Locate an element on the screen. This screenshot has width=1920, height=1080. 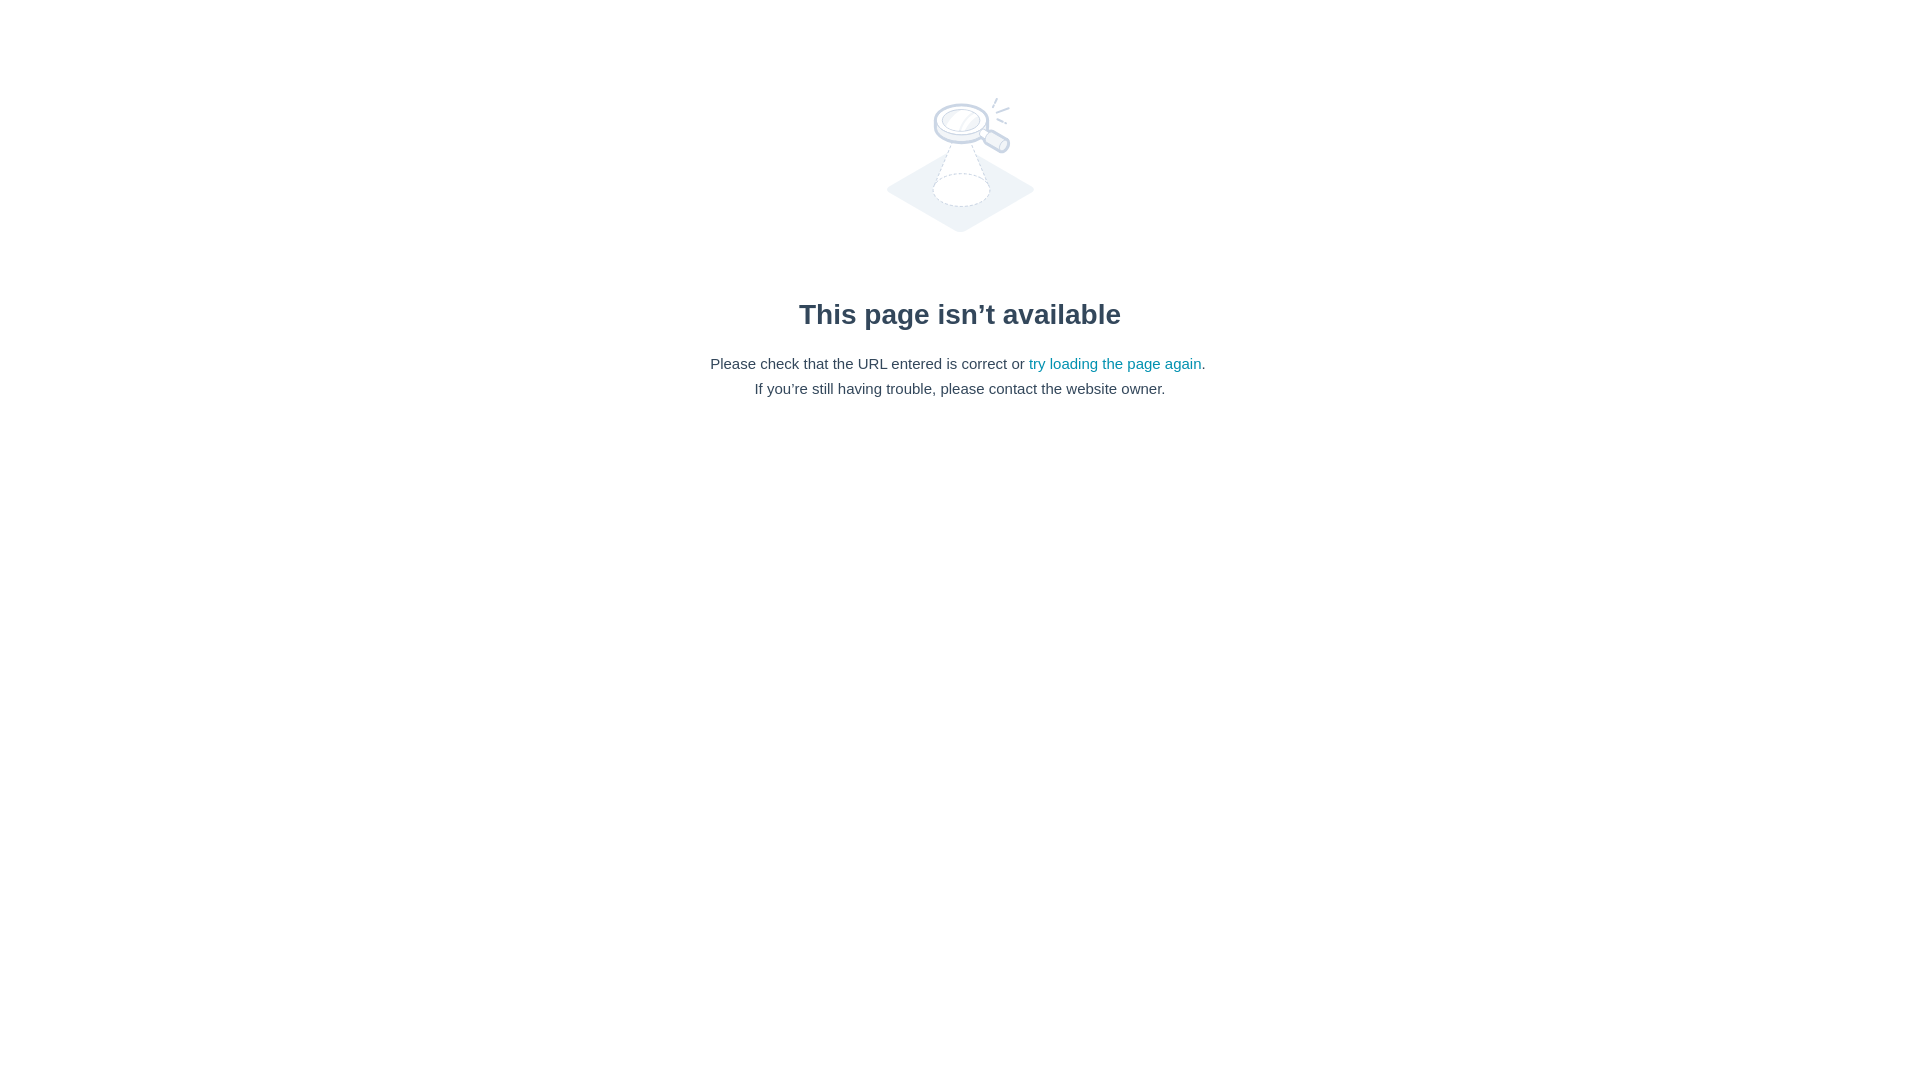
'try loading the page again' is located at coordinates (1028, 362).